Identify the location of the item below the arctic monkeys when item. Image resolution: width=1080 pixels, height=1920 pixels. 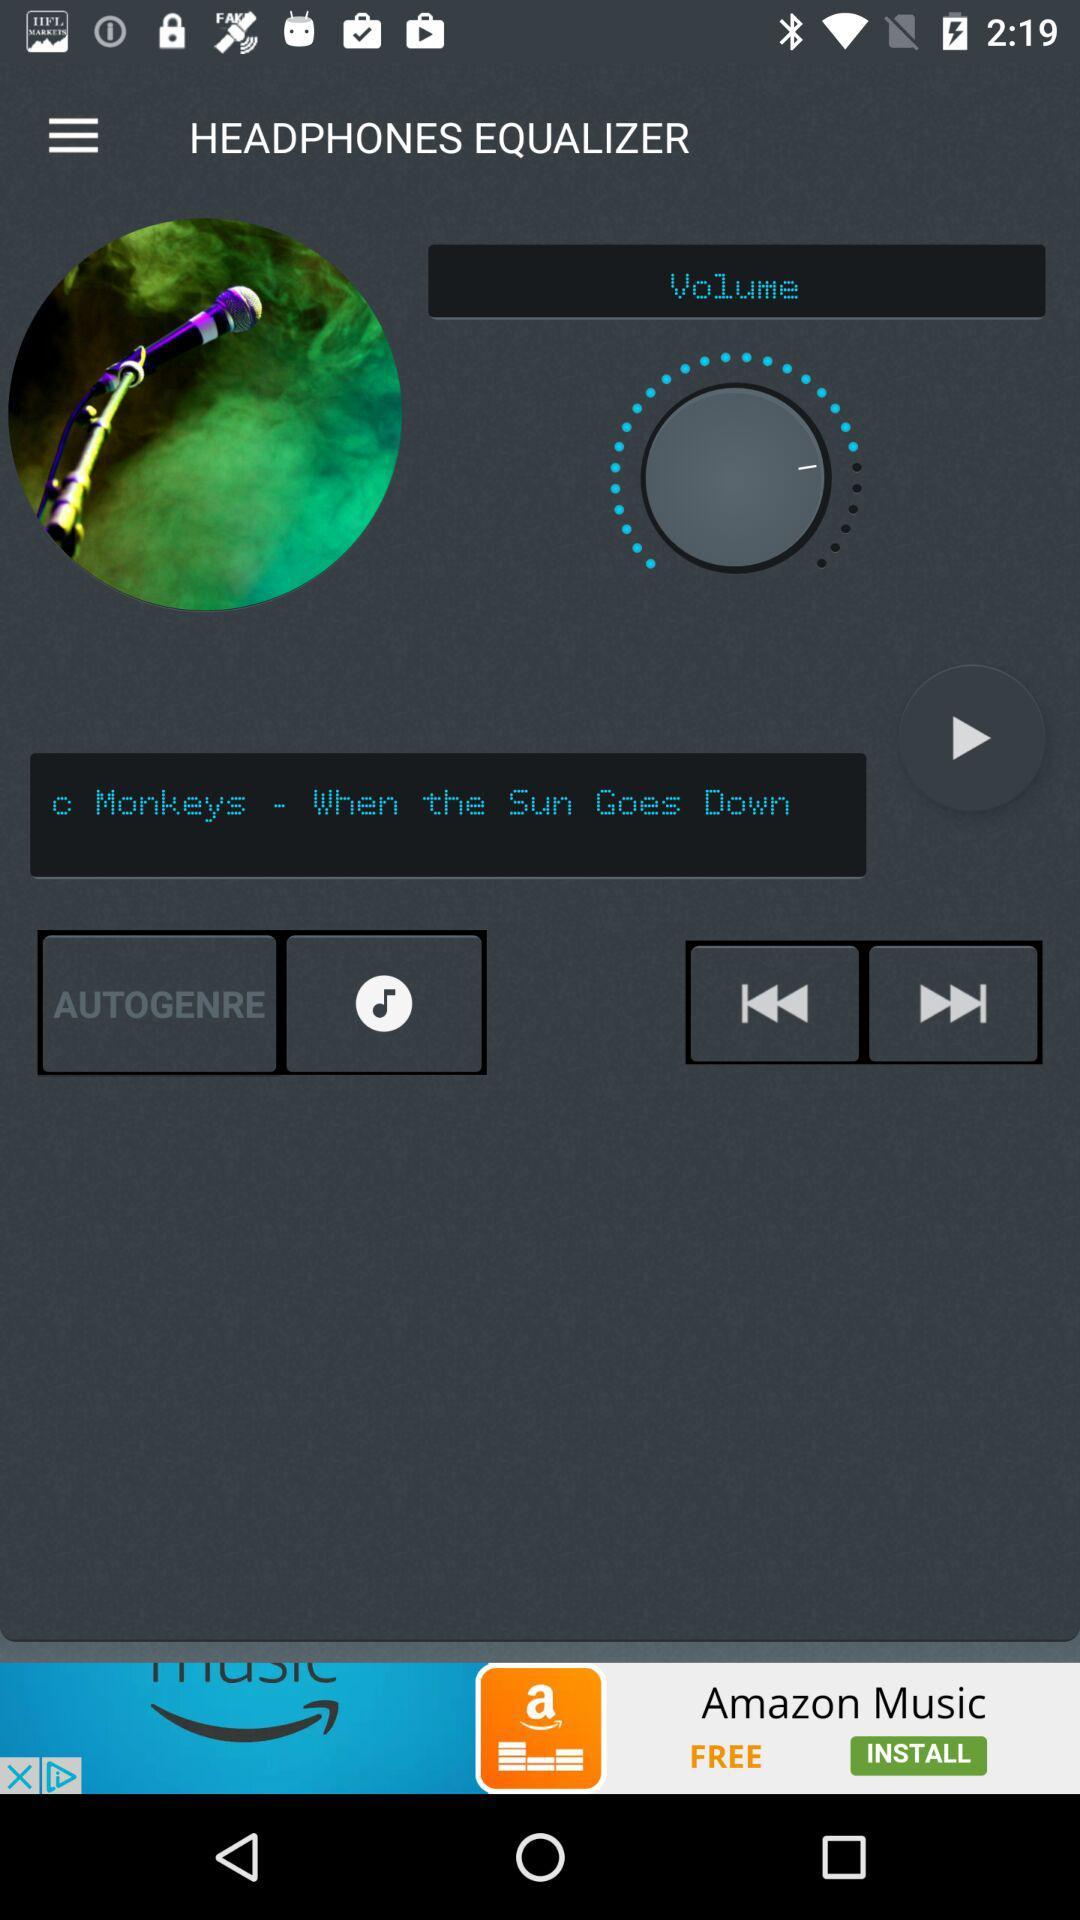
(384, 1003).